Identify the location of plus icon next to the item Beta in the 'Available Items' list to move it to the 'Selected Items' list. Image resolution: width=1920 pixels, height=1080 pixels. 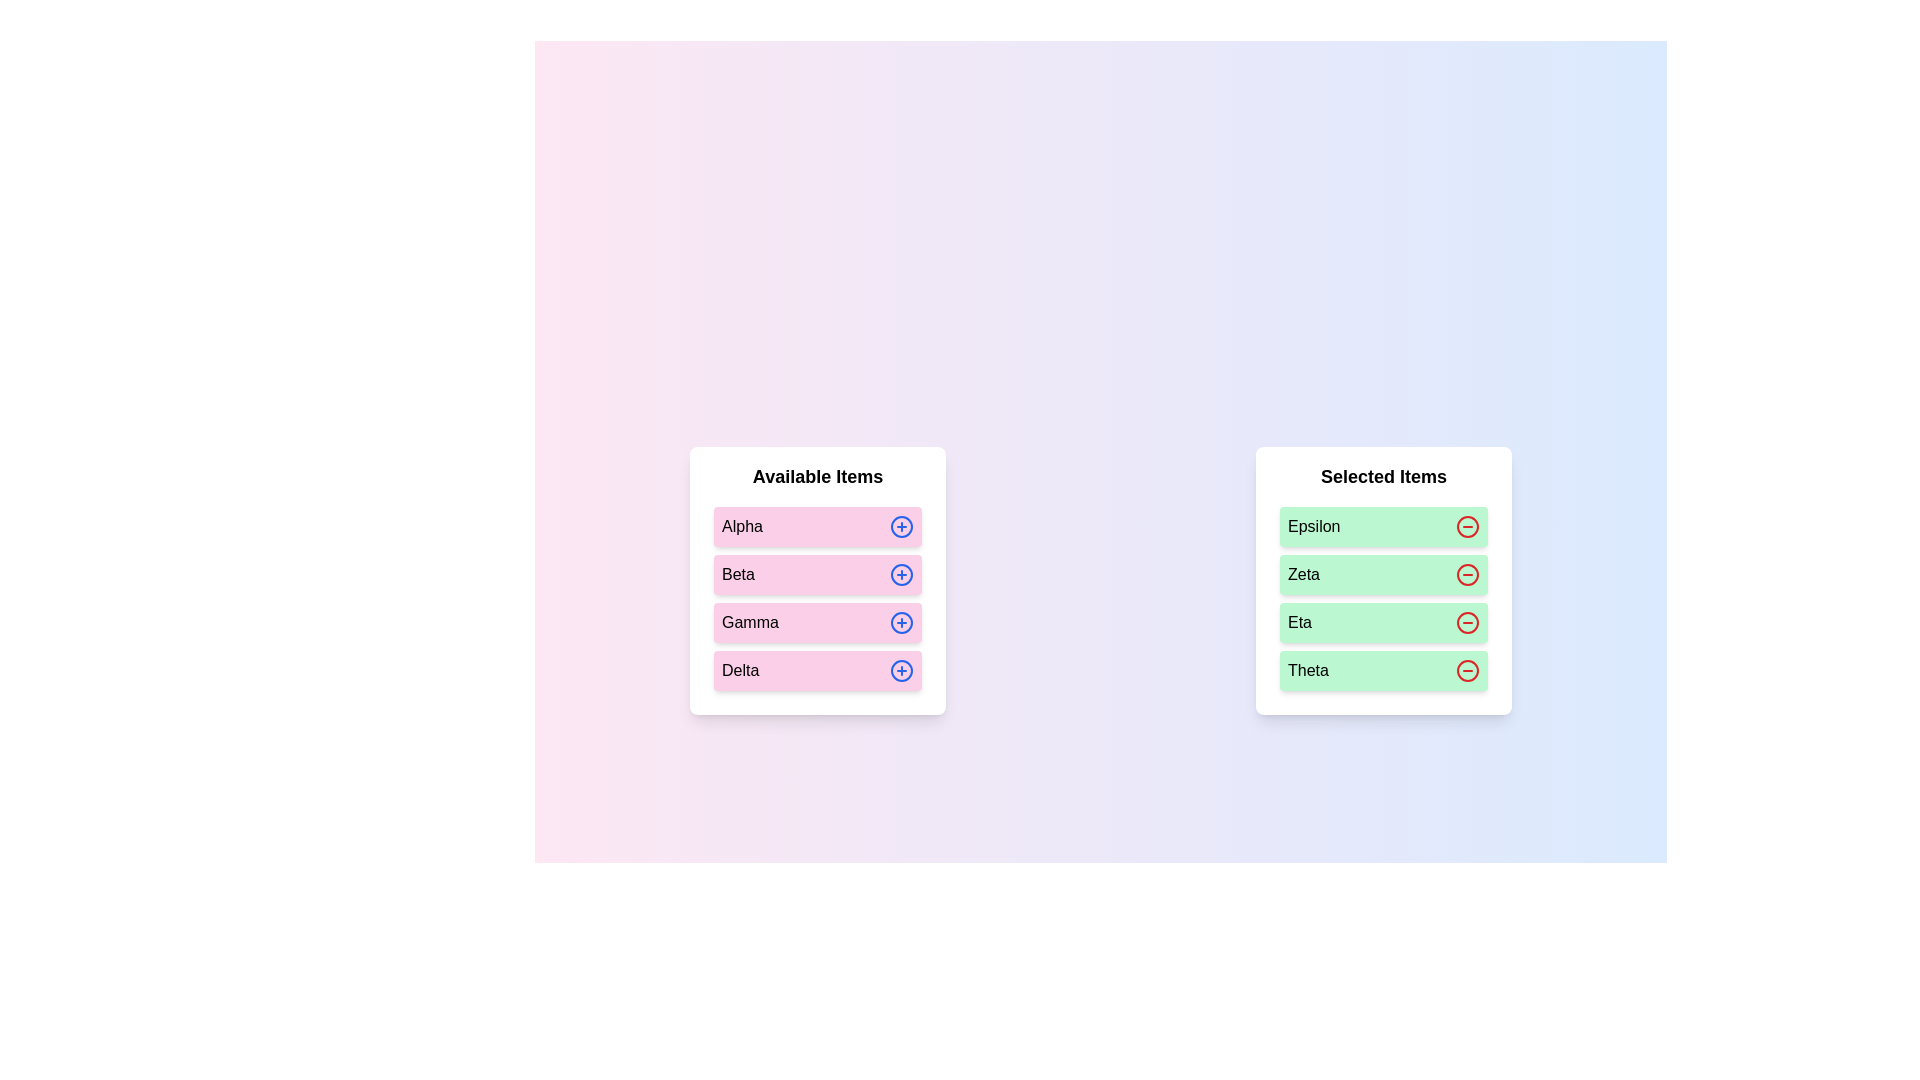
(901, 574).